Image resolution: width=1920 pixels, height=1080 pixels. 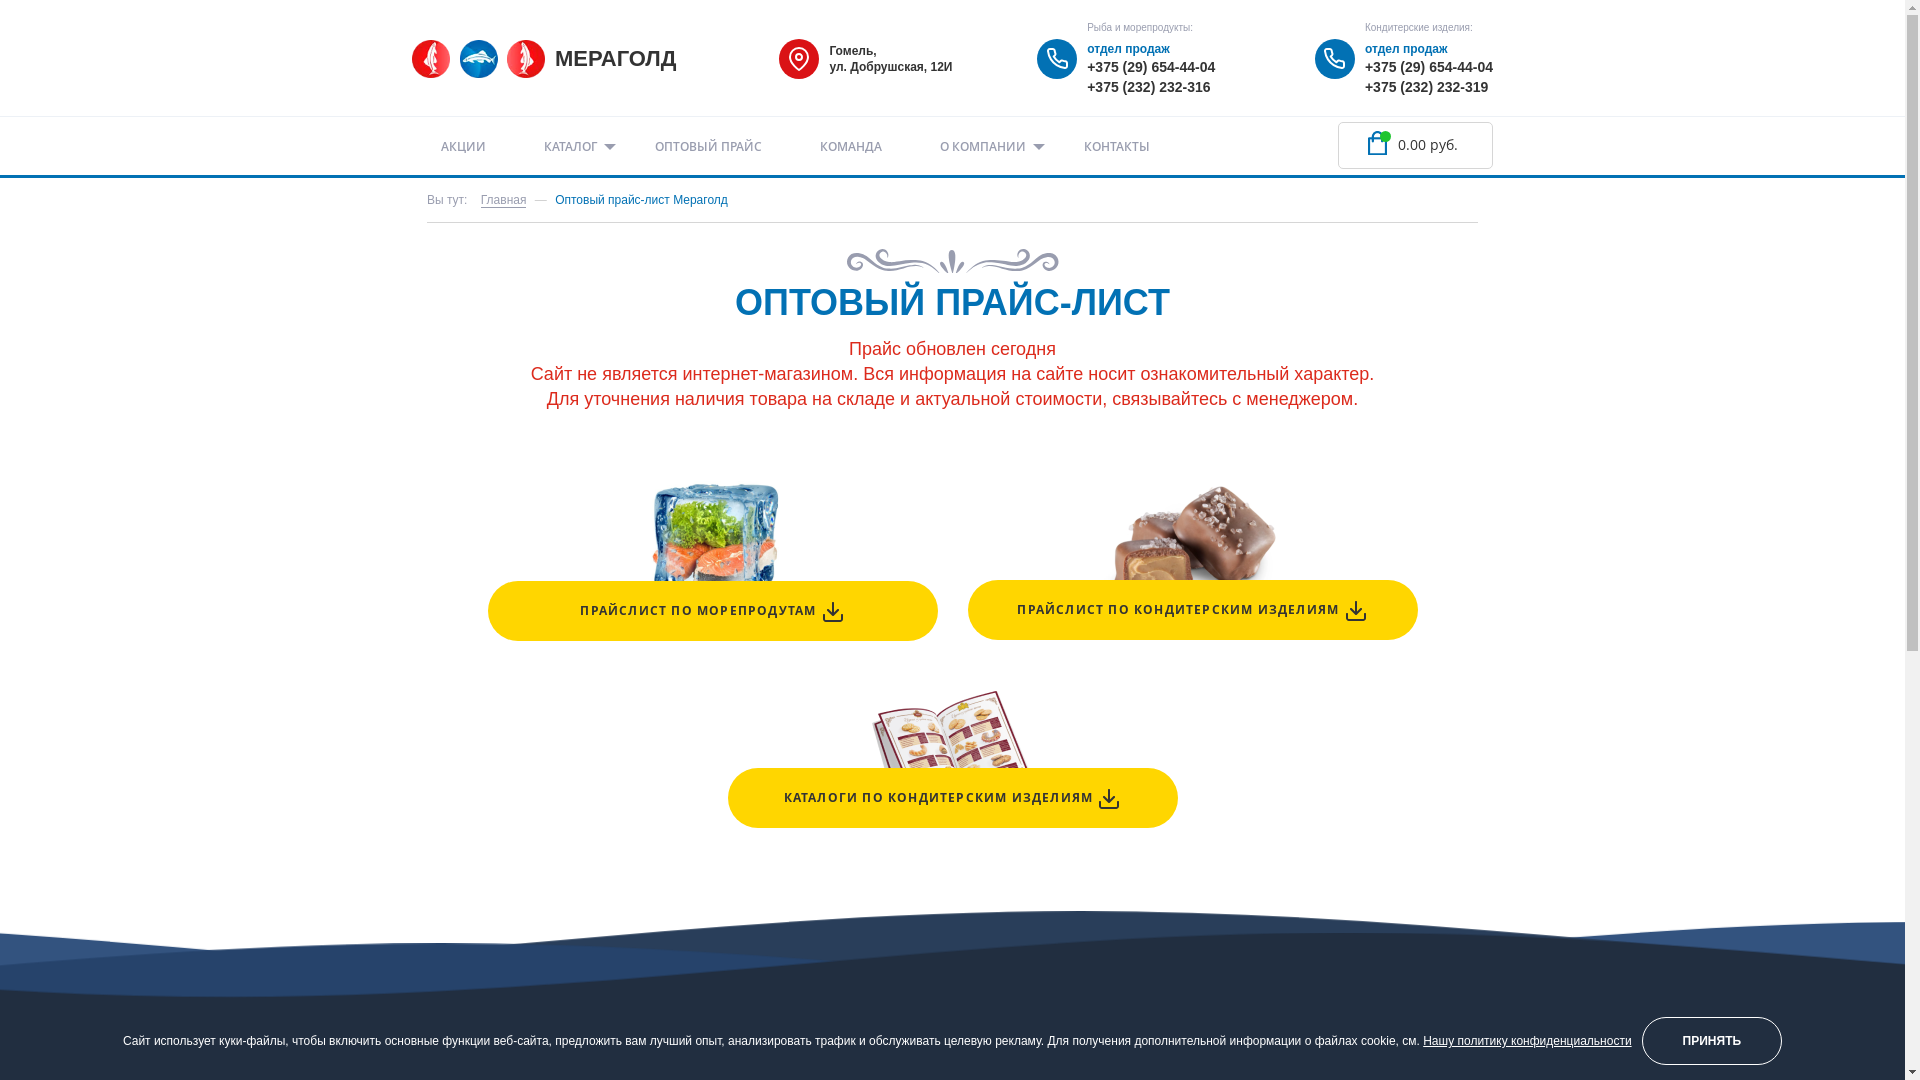 I want to click on '+375 (232) 232-316', so click(x=1148, y=86).